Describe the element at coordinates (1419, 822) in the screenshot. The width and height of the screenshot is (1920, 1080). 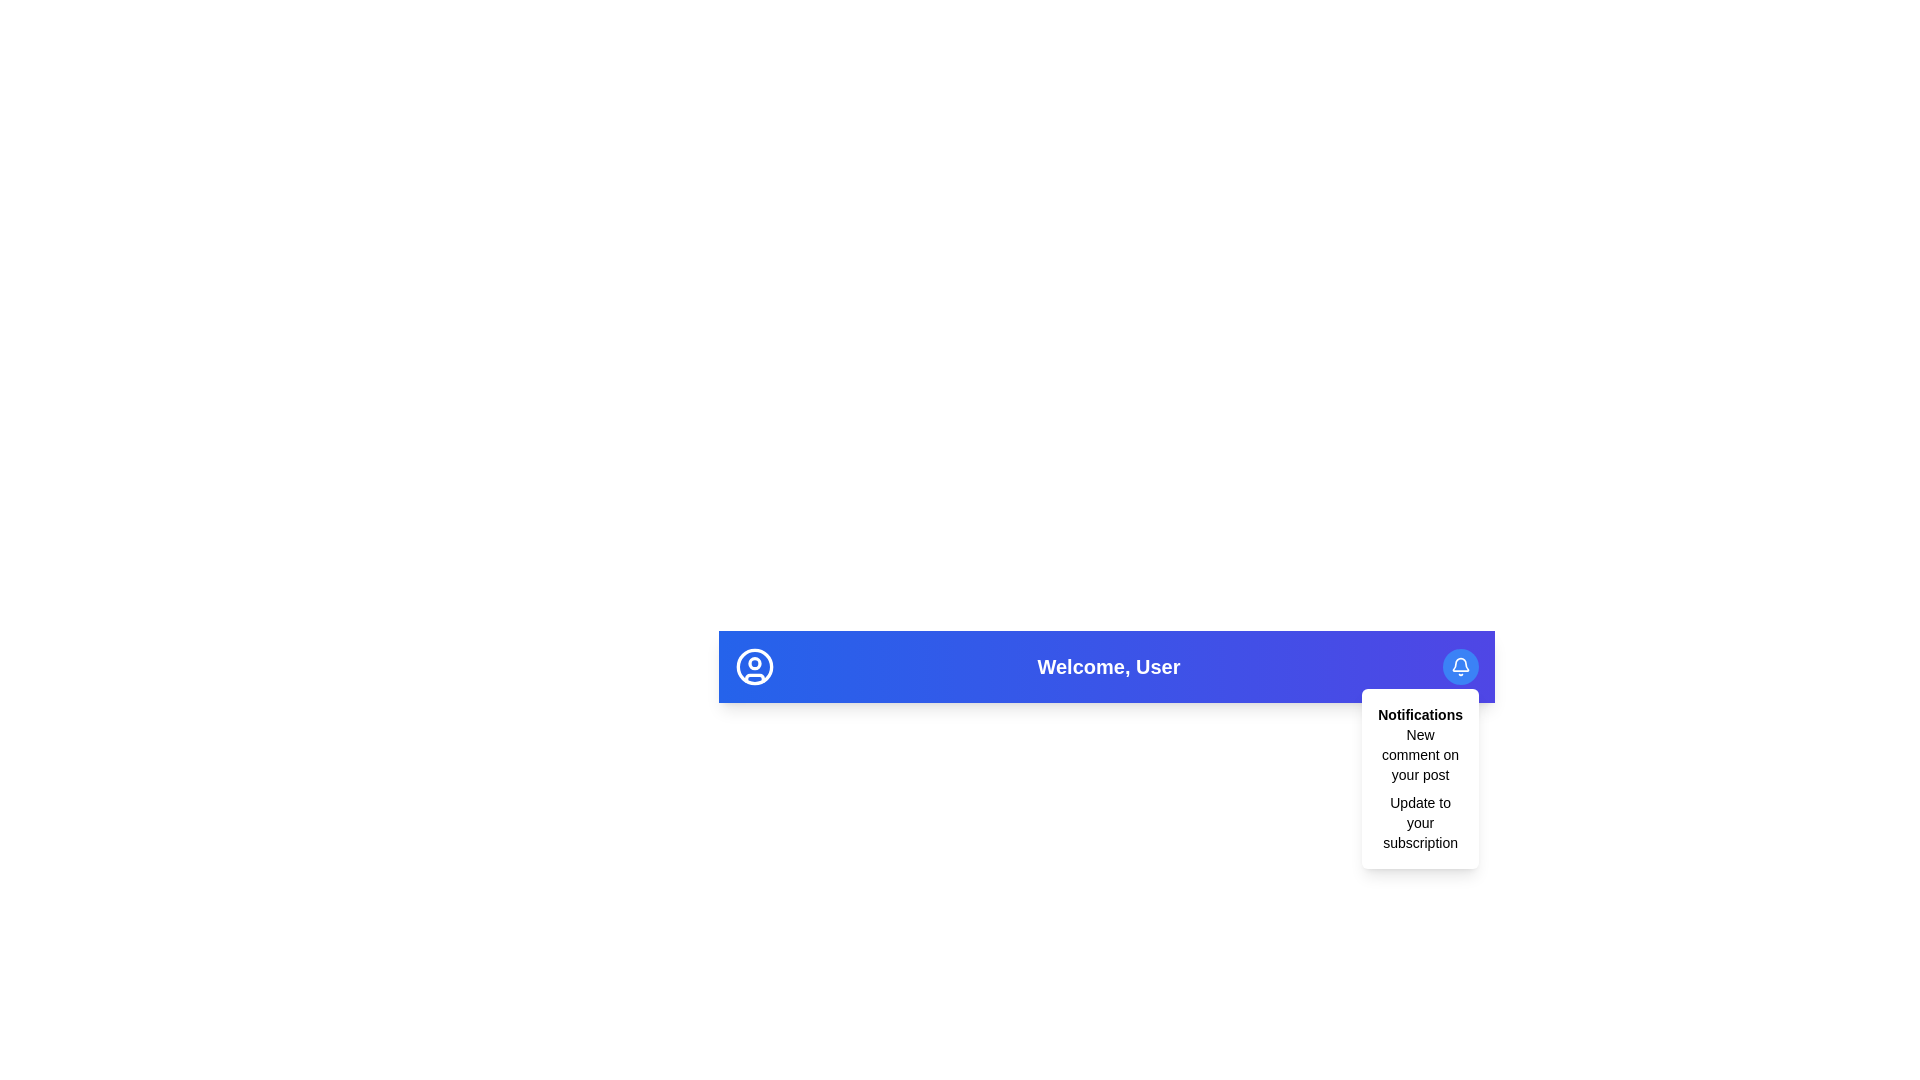
I see `the second text label under the 'Notifications' dropdown, which informs the user about subscription updates` at that location.